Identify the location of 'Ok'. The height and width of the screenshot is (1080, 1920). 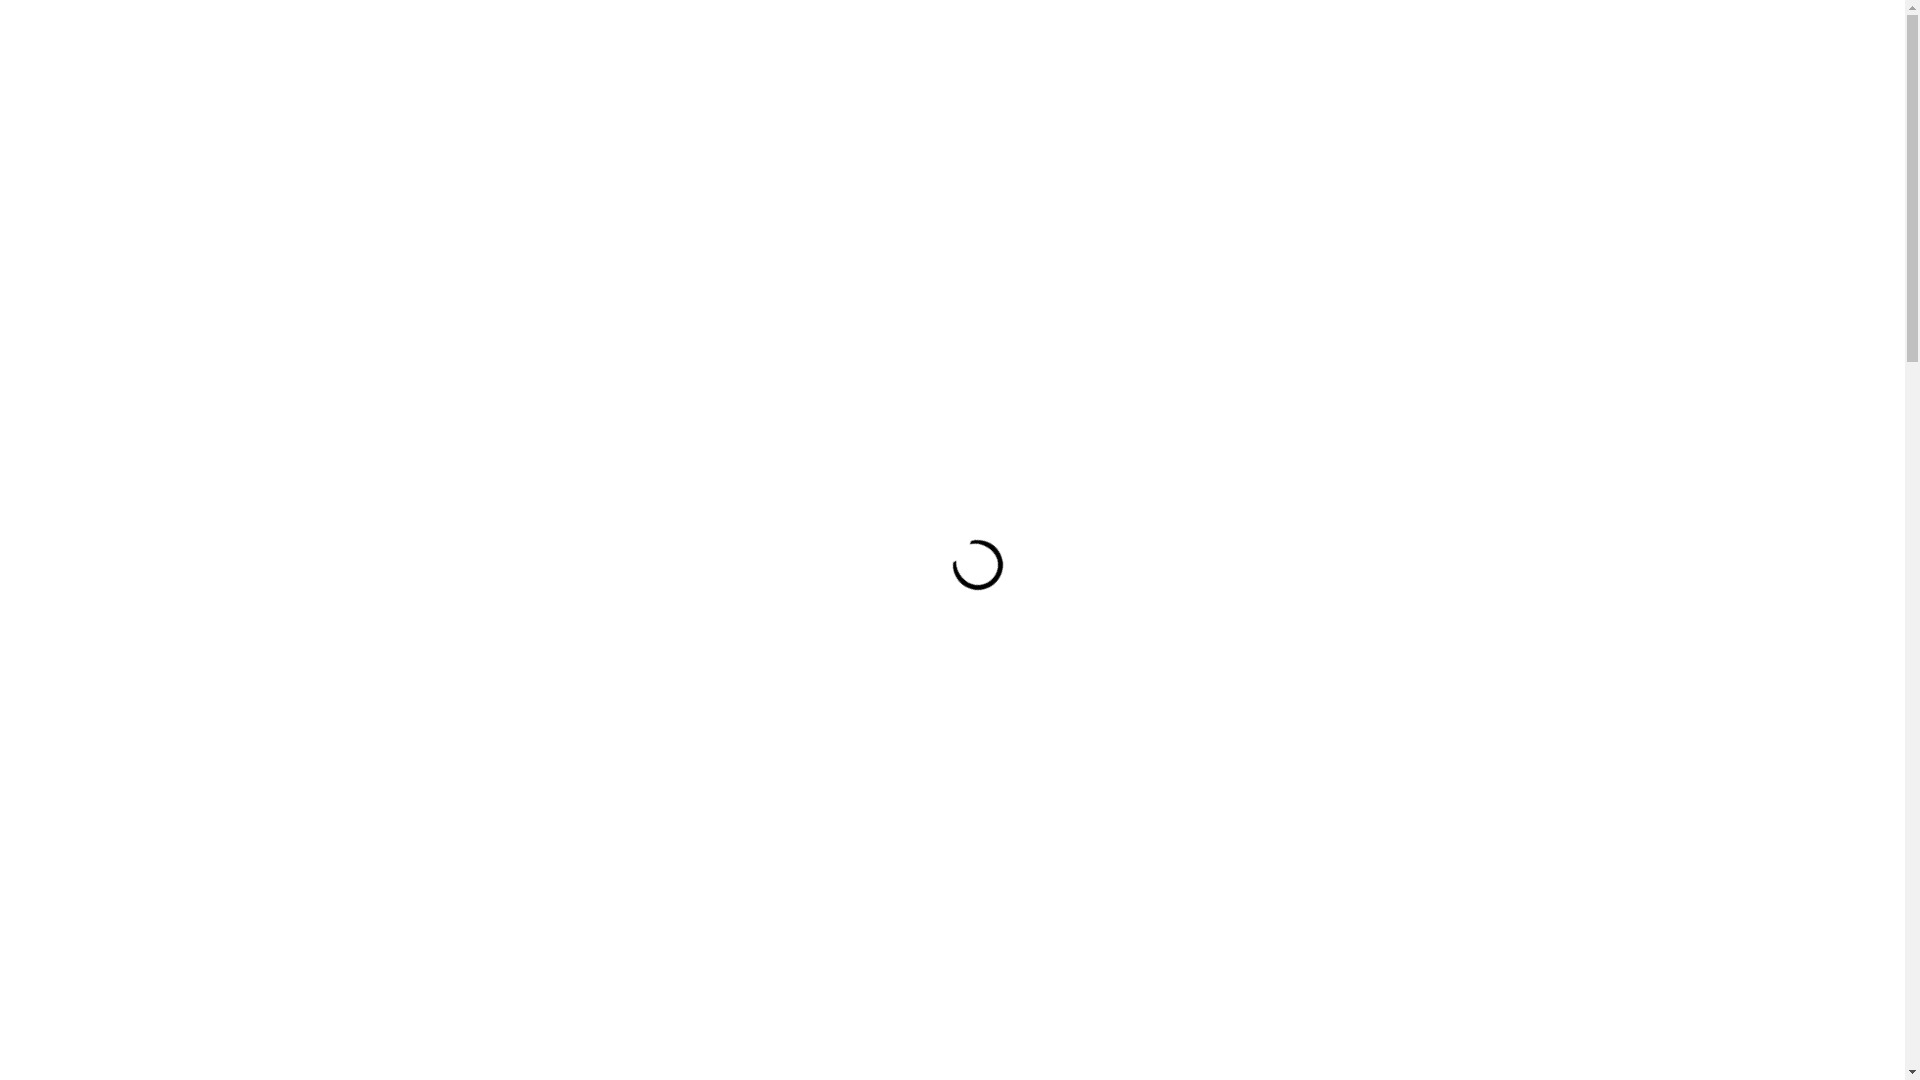
(1623, 968).